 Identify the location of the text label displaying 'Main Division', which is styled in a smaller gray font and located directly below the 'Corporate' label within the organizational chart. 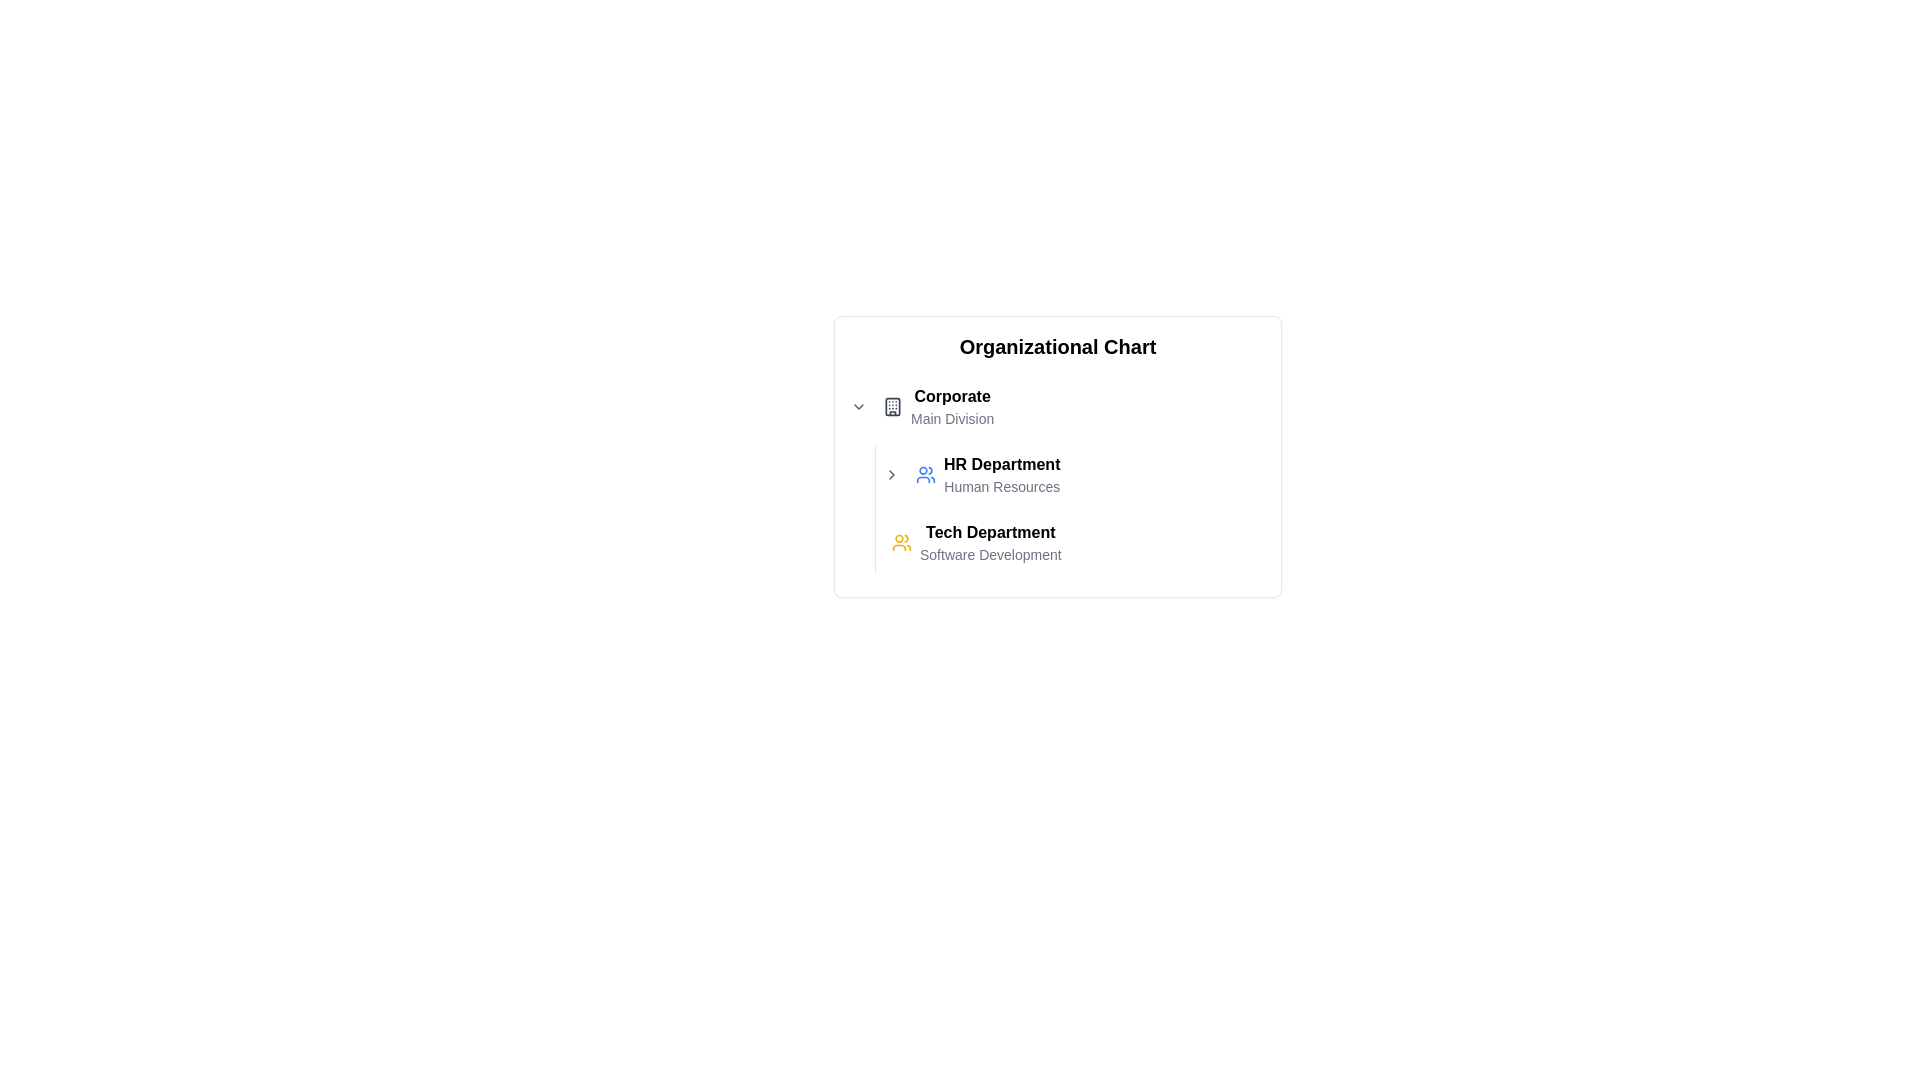
(951, 418).